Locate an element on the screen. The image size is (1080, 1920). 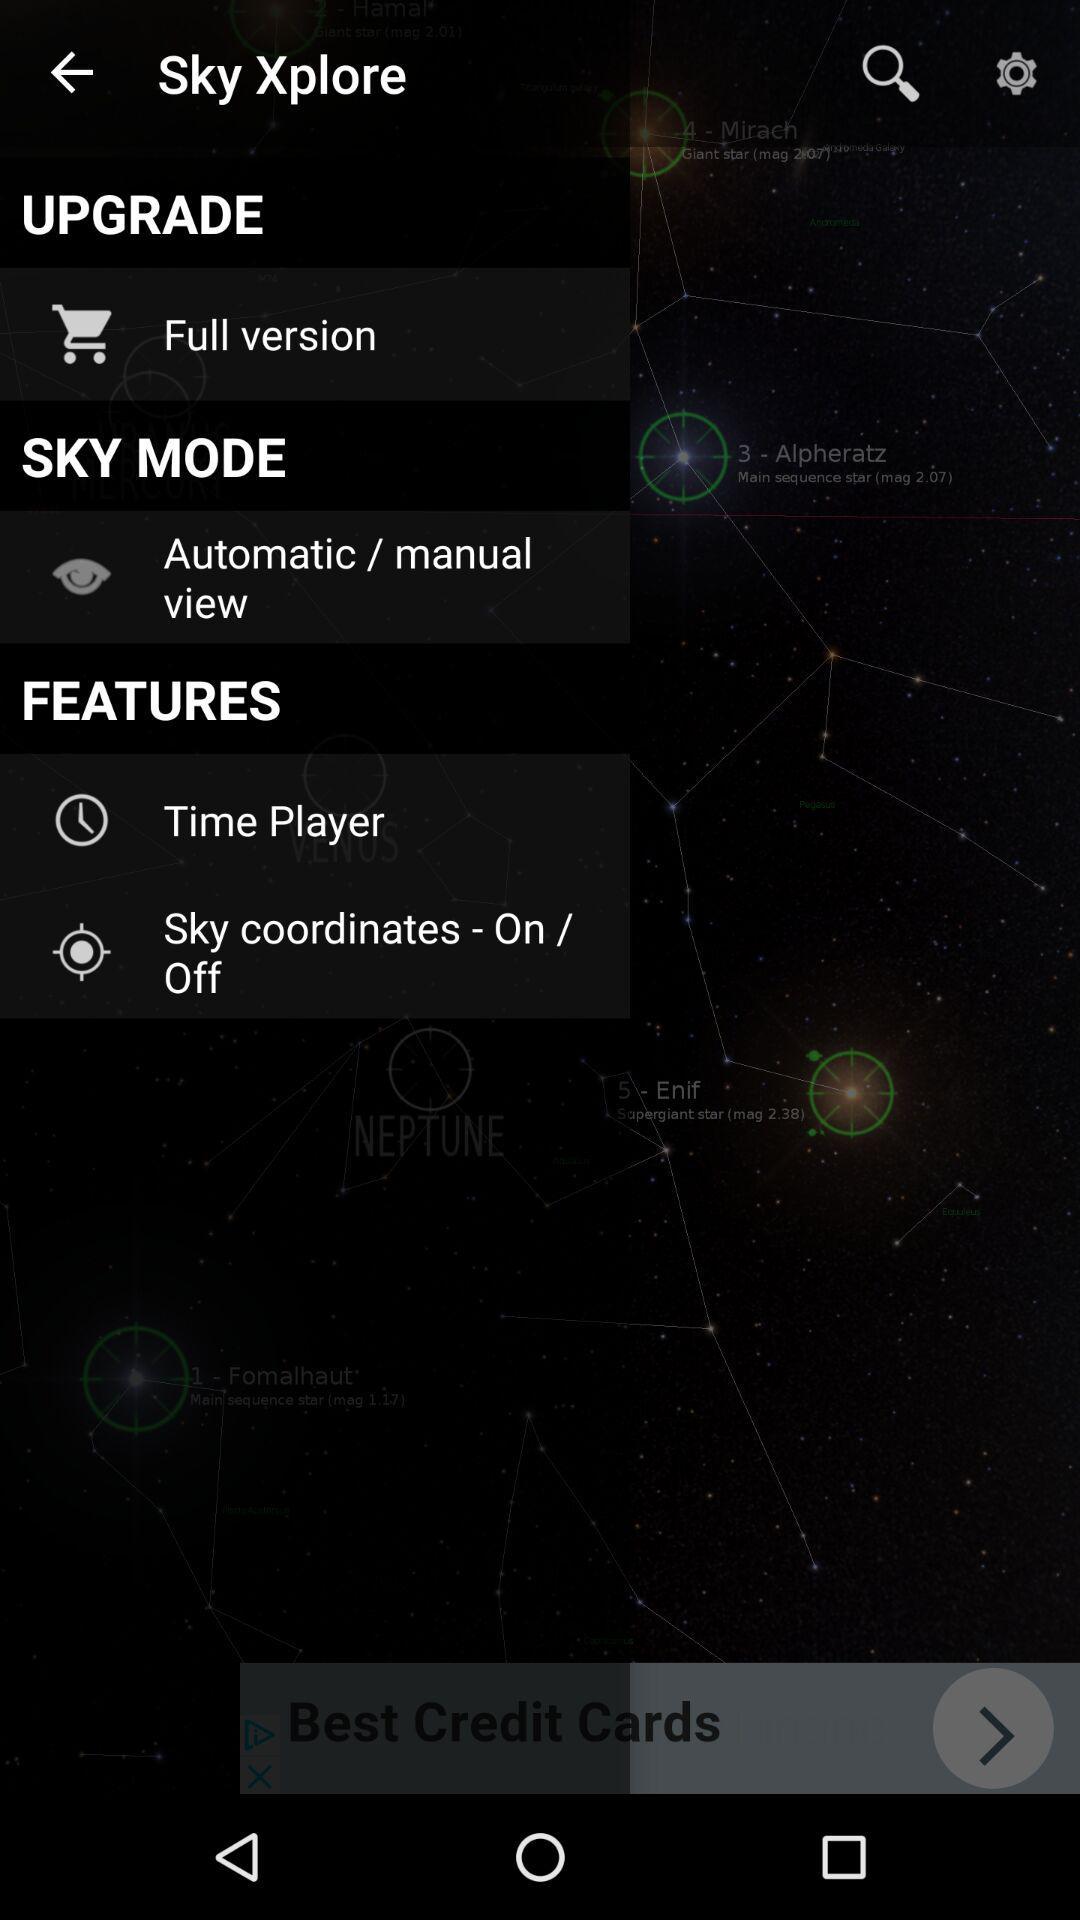
the sky mode item is located at coordinates (315, 454).